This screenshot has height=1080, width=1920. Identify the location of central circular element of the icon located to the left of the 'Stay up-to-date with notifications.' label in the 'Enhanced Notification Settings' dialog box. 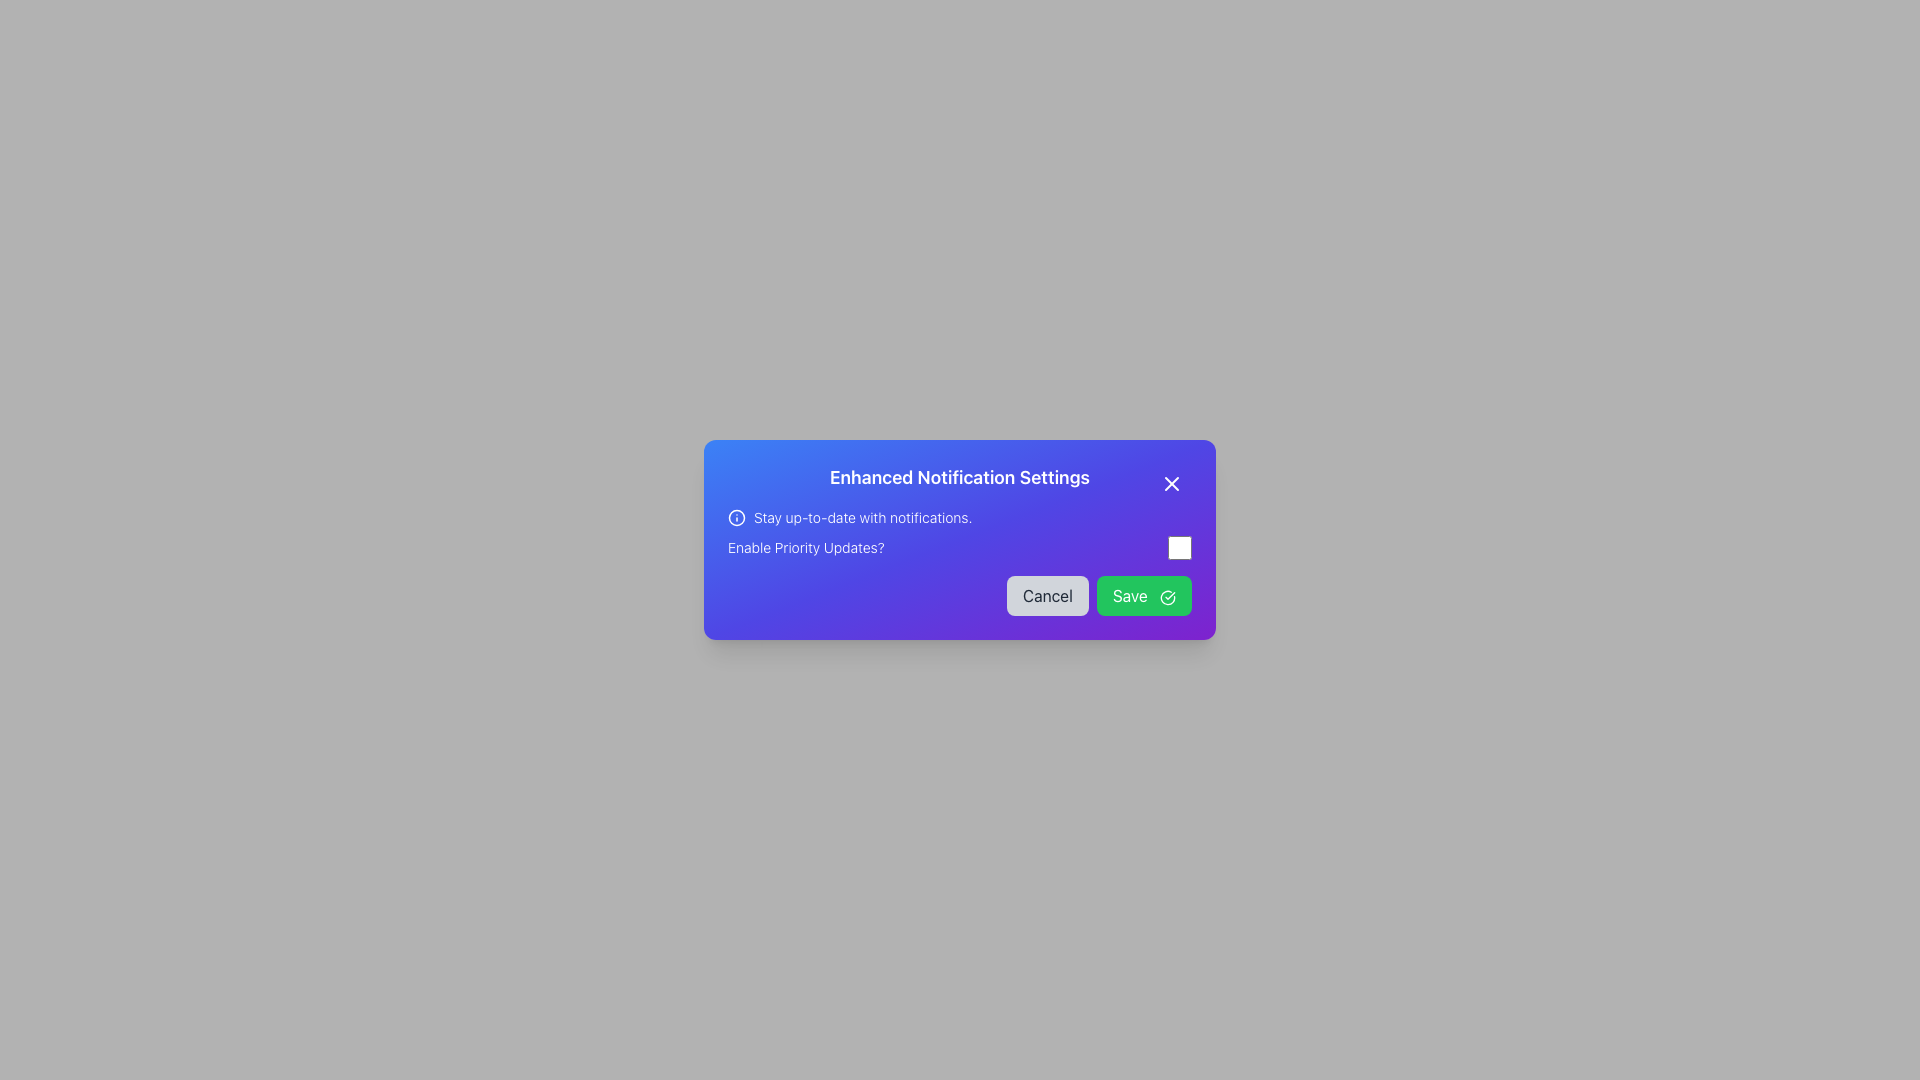
(736, 516).